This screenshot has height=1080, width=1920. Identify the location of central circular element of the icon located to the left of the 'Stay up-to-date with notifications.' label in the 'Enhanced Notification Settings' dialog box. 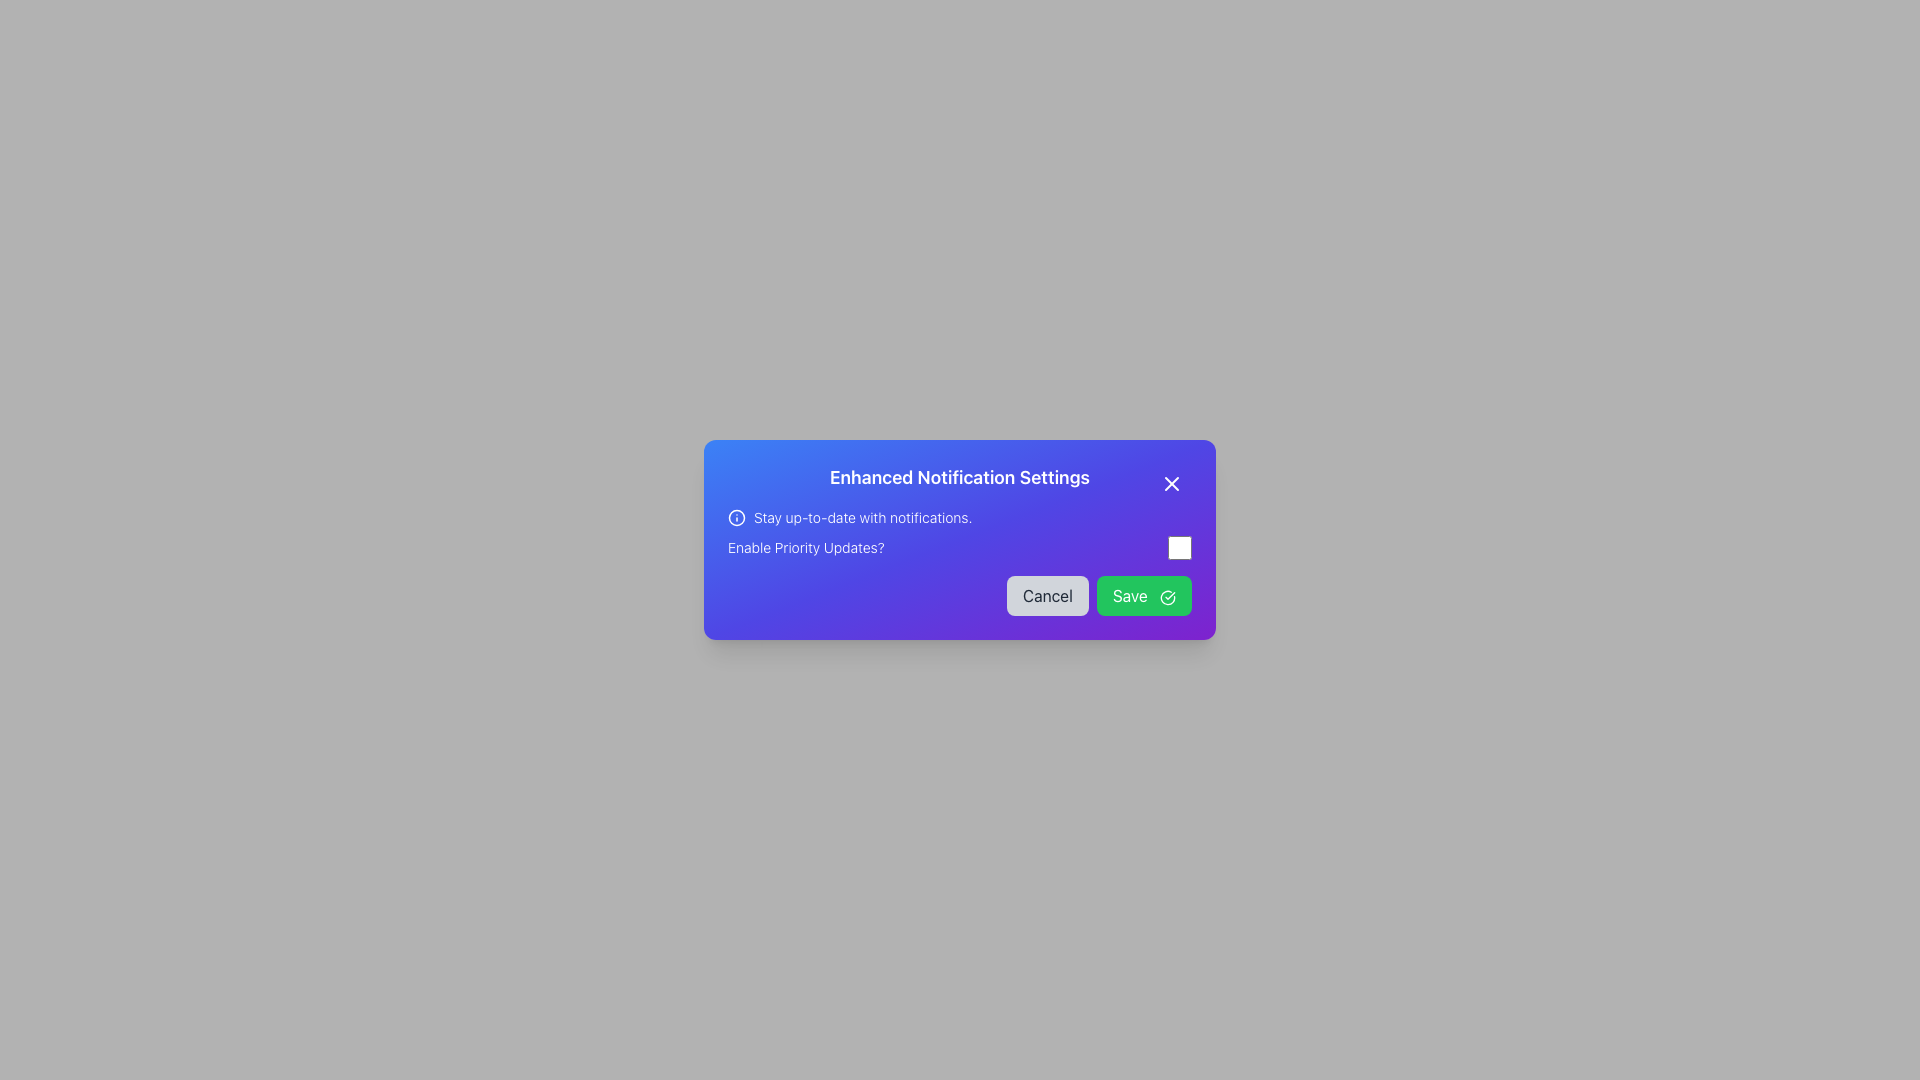
(736, 516).